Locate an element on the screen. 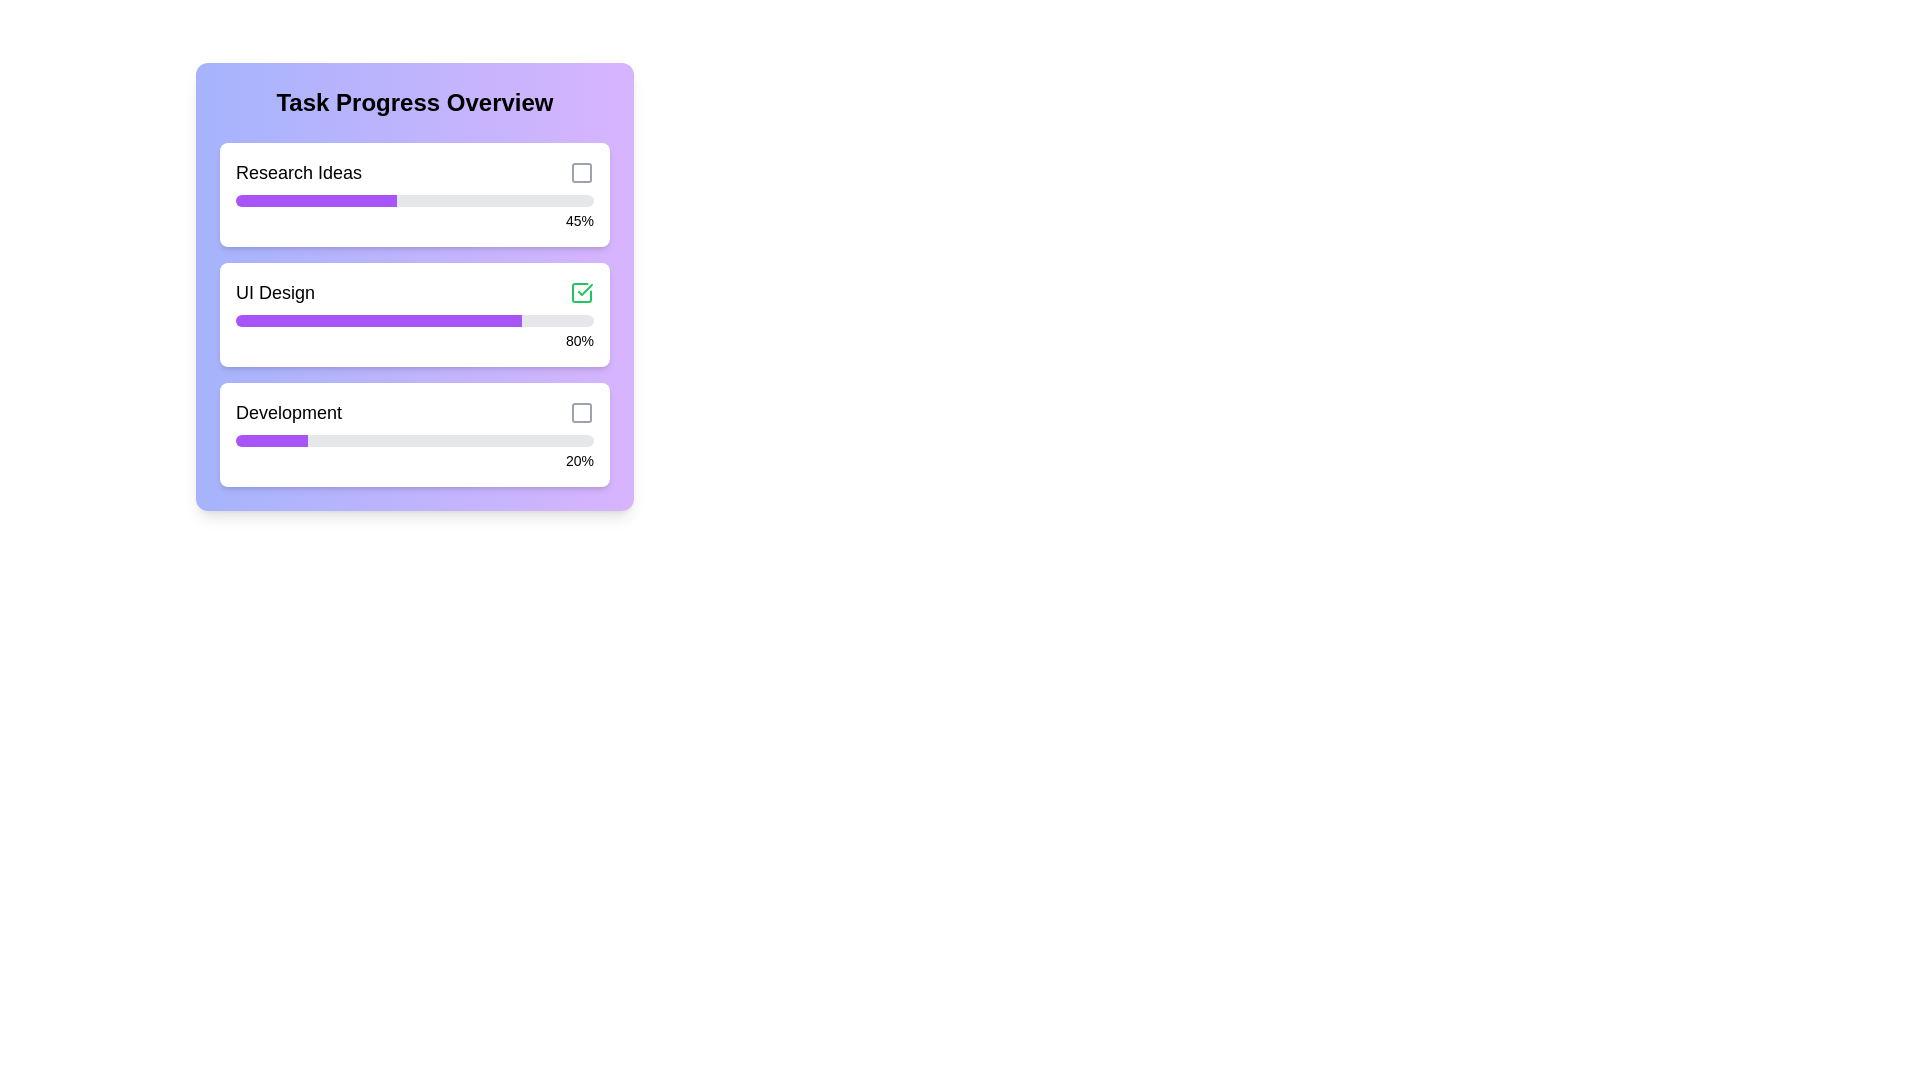  the checkbox located to the right of the 'UI Design' label in the second progress block is located at coordinates (580, 293).